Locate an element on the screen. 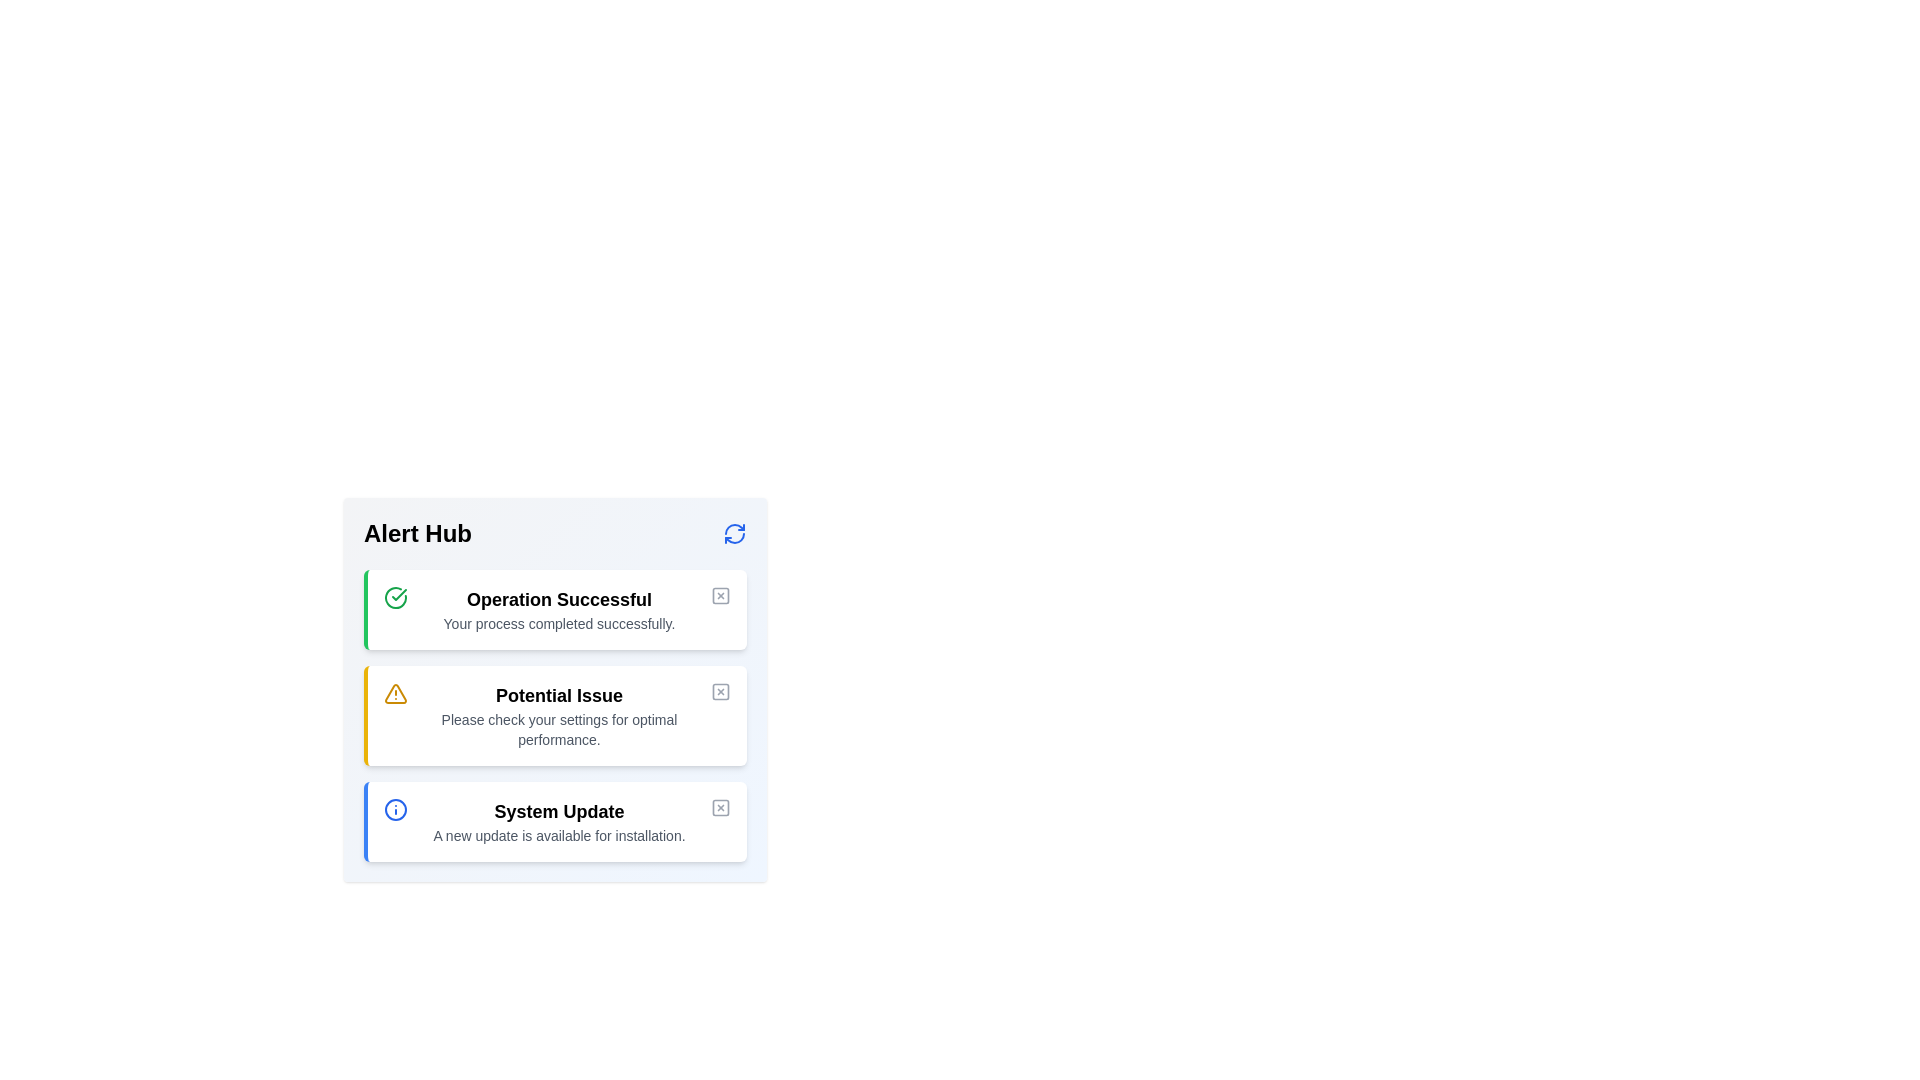 The image size is (1920, 1080). the Text Label/Heading that serves as a title or header for the section, providing context to the user is located at coordinates (416, 532).